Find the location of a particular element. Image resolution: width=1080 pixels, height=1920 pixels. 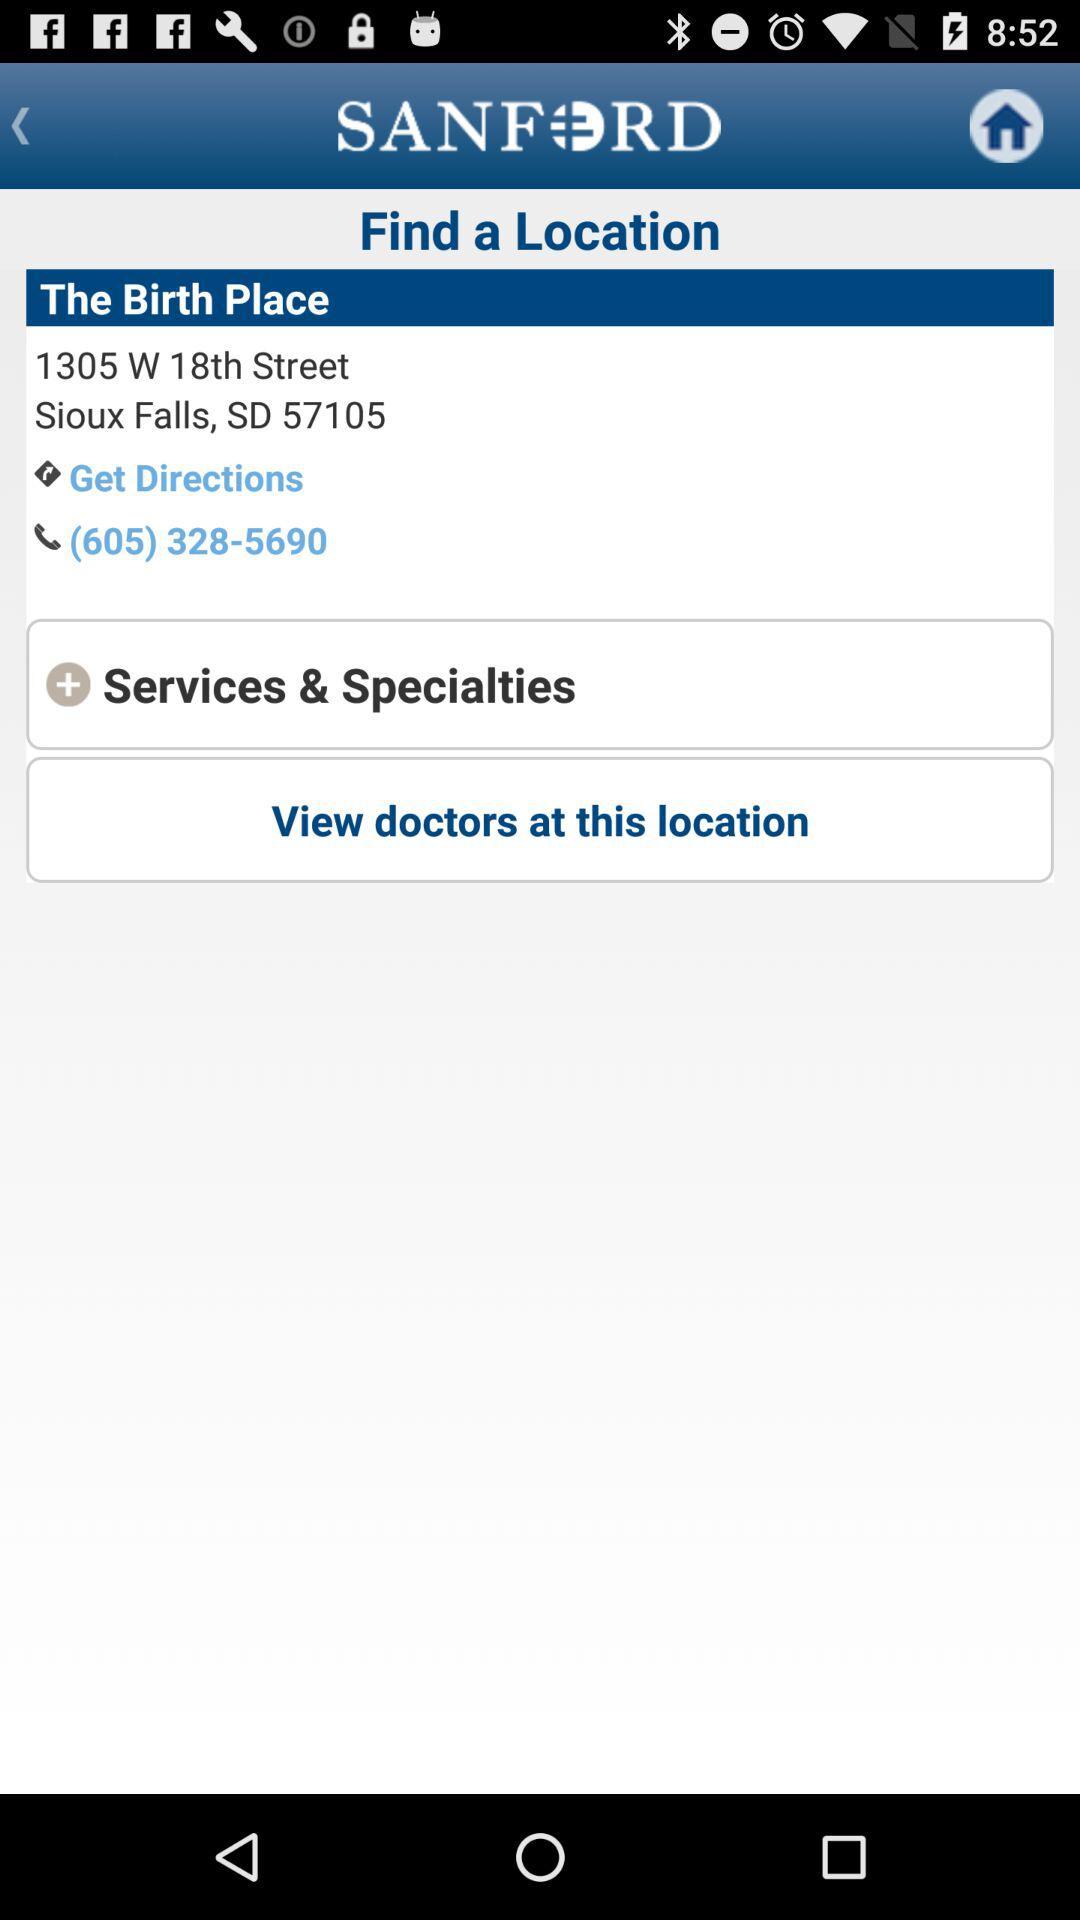

get directions is located at coordinates (186, 475).